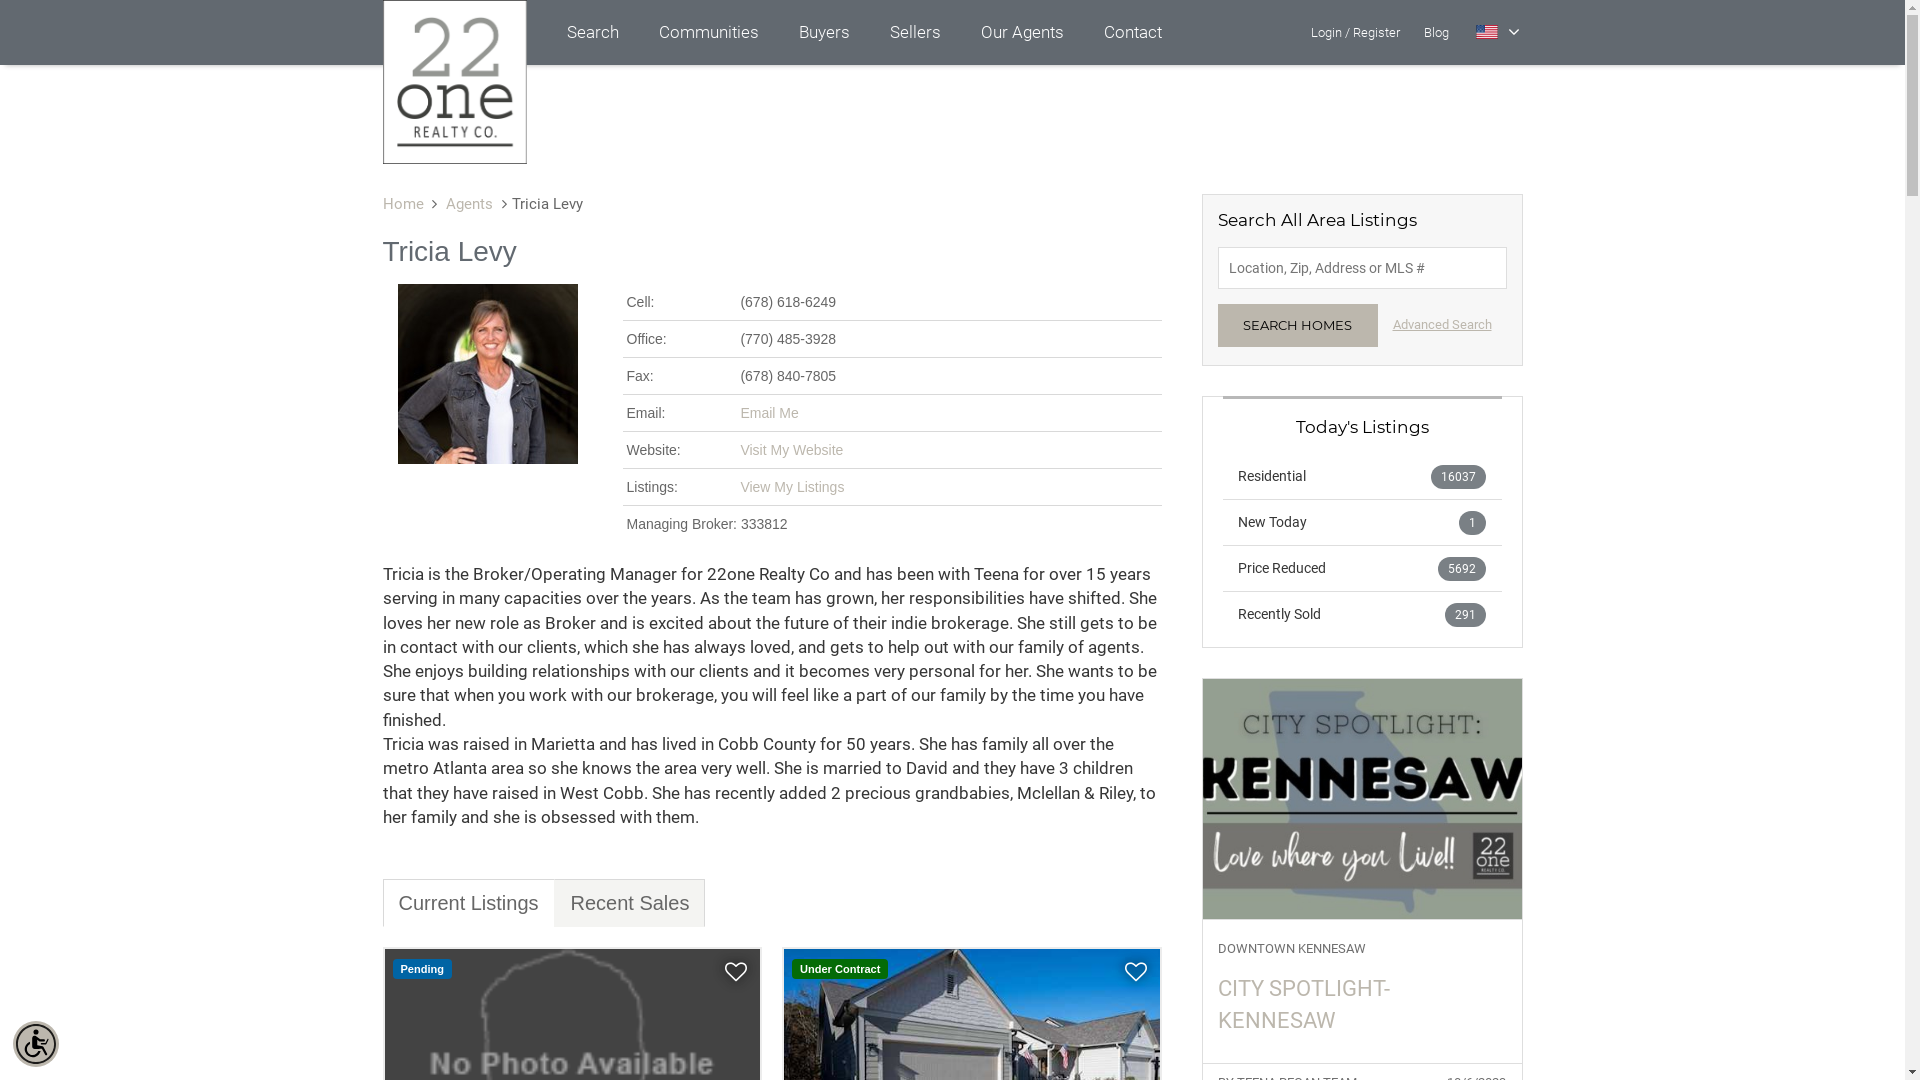  What do you see at coordinates (1132, 32) in the screenshot?
I see `'Contact'` at bounding box center [1132, 32].